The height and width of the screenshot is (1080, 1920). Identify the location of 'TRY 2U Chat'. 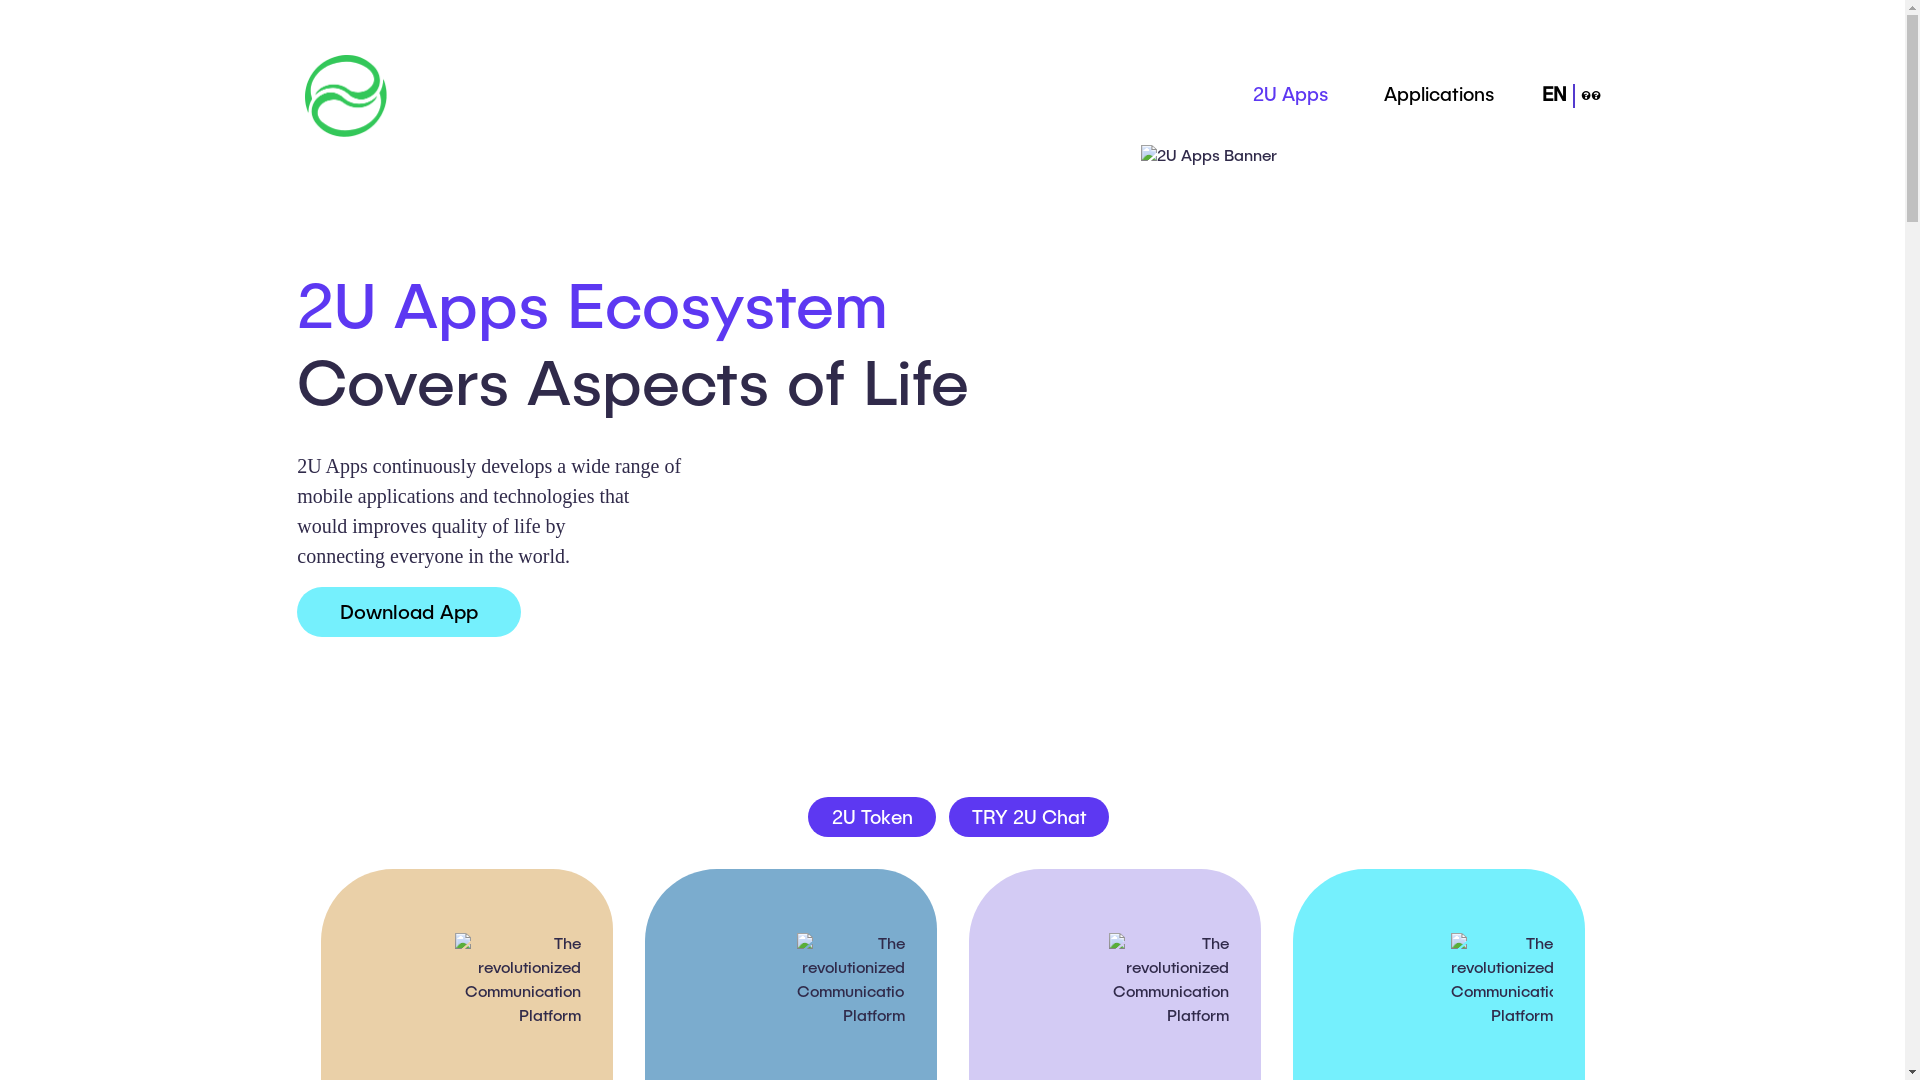
(1028, 817).